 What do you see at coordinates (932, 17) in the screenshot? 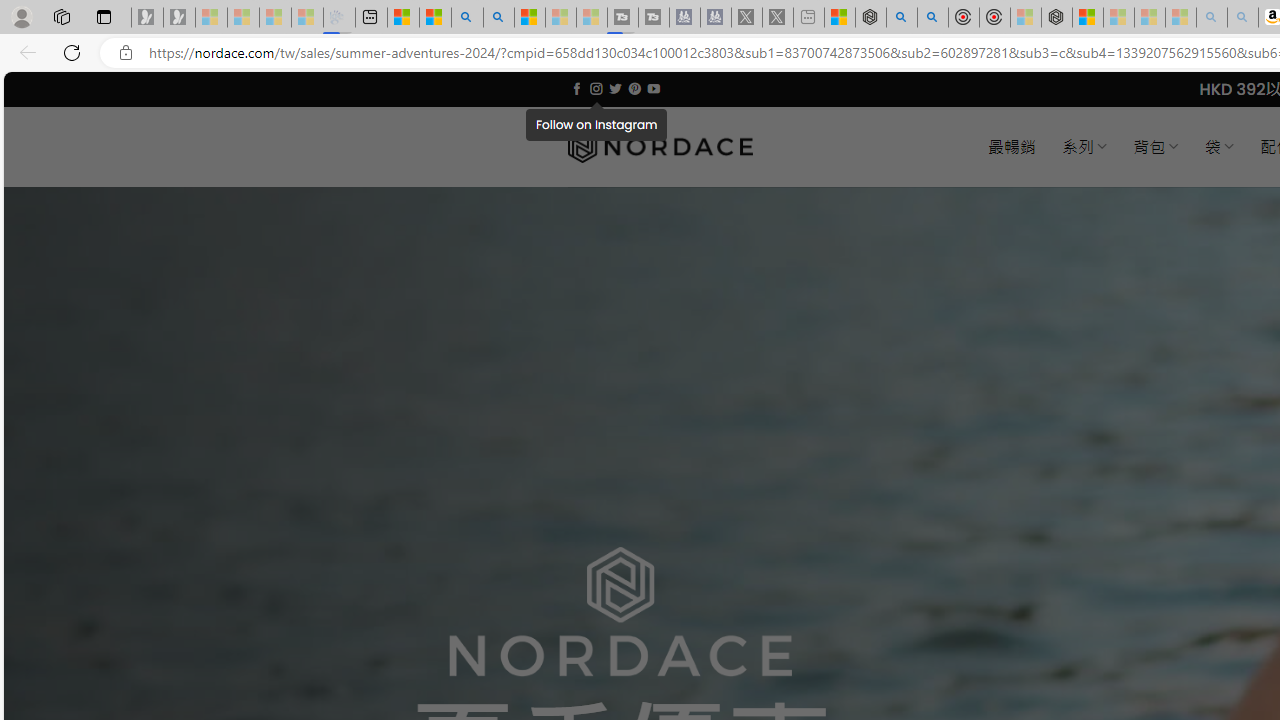
I see `'poe ++ standard - Search'` at bounding box center [932, 17].